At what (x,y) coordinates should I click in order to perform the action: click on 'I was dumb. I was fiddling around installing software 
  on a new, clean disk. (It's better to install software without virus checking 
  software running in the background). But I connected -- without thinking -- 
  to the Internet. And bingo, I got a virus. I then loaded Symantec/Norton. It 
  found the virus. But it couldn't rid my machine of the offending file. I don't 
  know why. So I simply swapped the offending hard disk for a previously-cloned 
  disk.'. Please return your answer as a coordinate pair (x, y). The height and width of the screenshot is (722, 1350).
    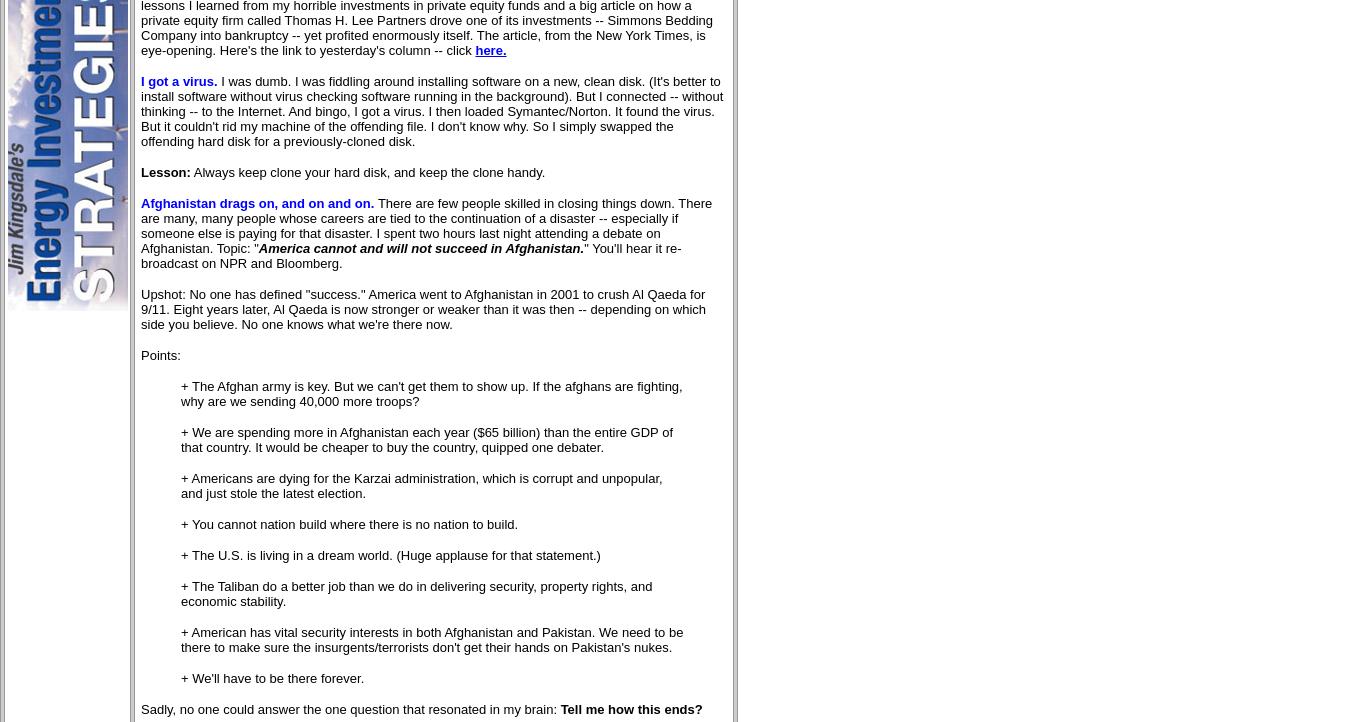
    Looking at the image, I should click on (432, 110).